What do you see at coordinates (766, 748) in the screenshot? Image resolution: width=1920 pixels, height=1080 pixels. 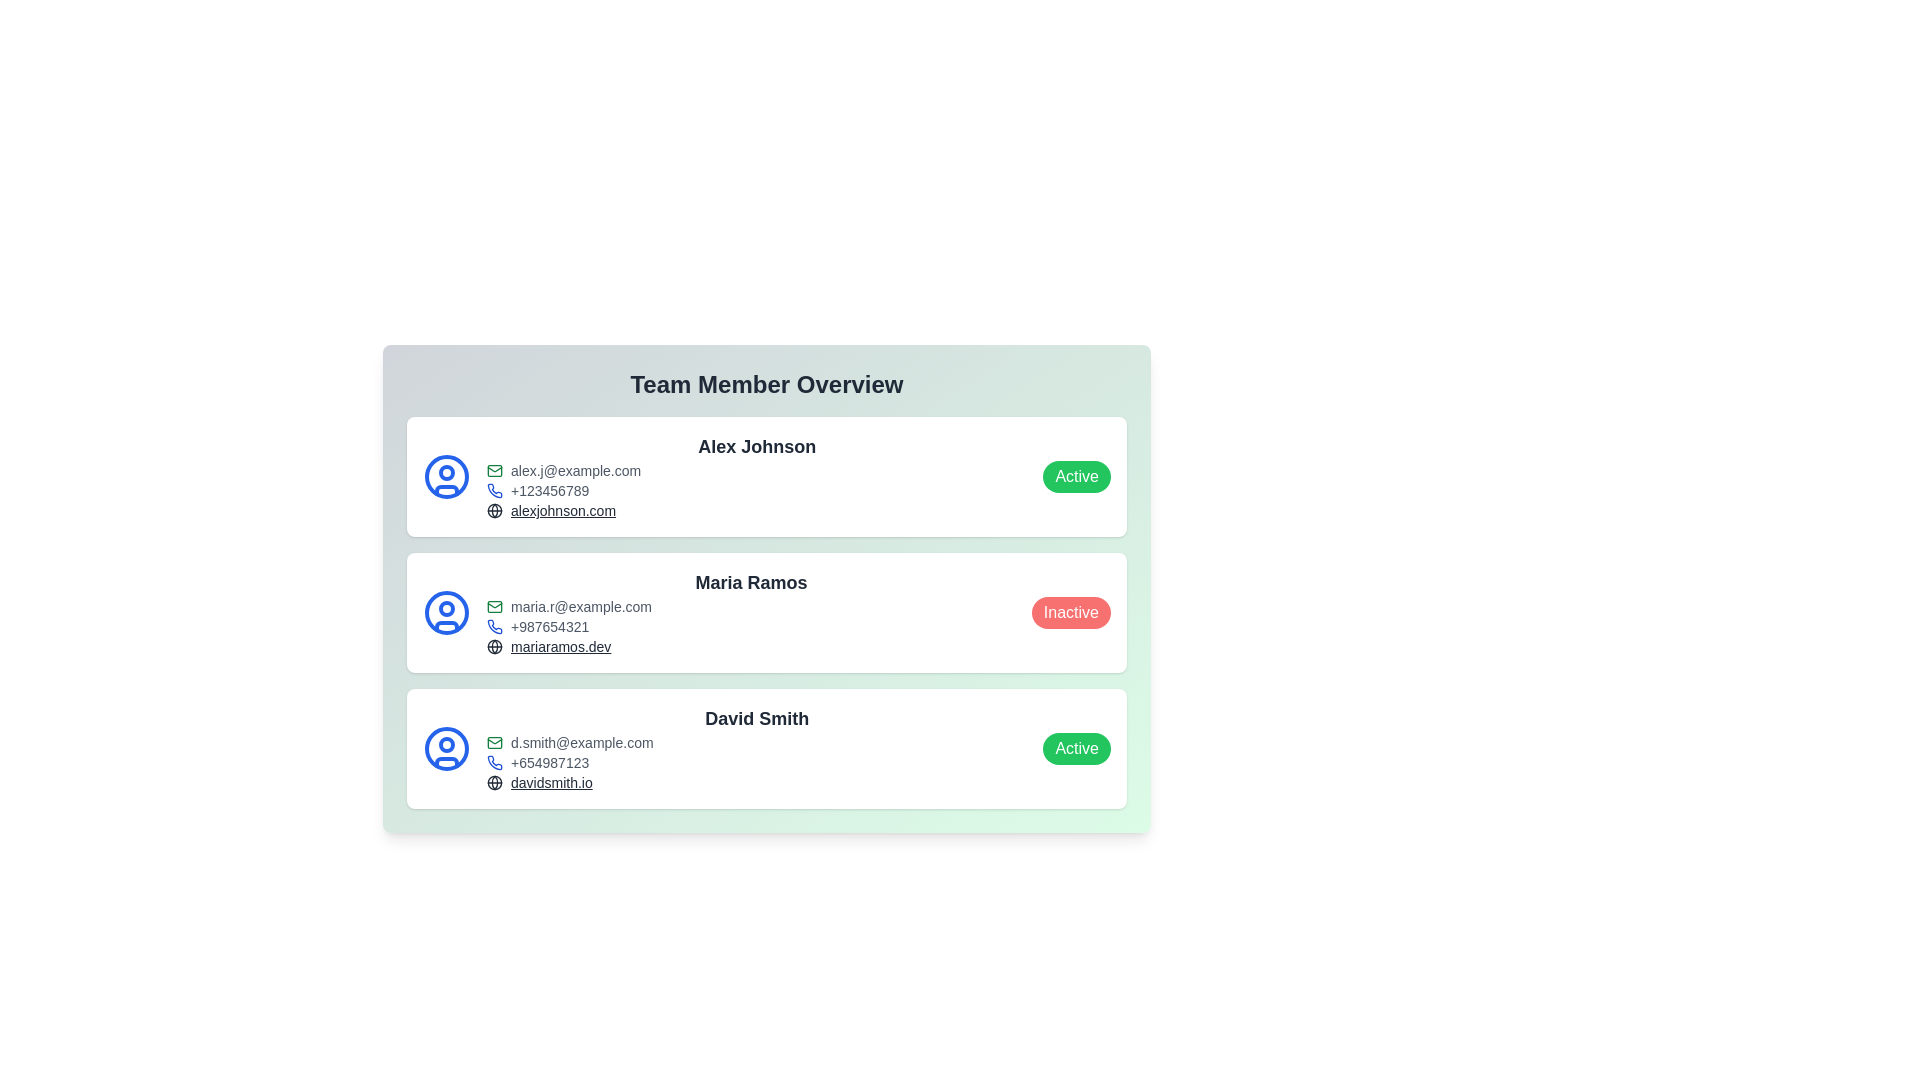 I see `the entry of David Smith to open the context menu` at bounding box center [766, 748].